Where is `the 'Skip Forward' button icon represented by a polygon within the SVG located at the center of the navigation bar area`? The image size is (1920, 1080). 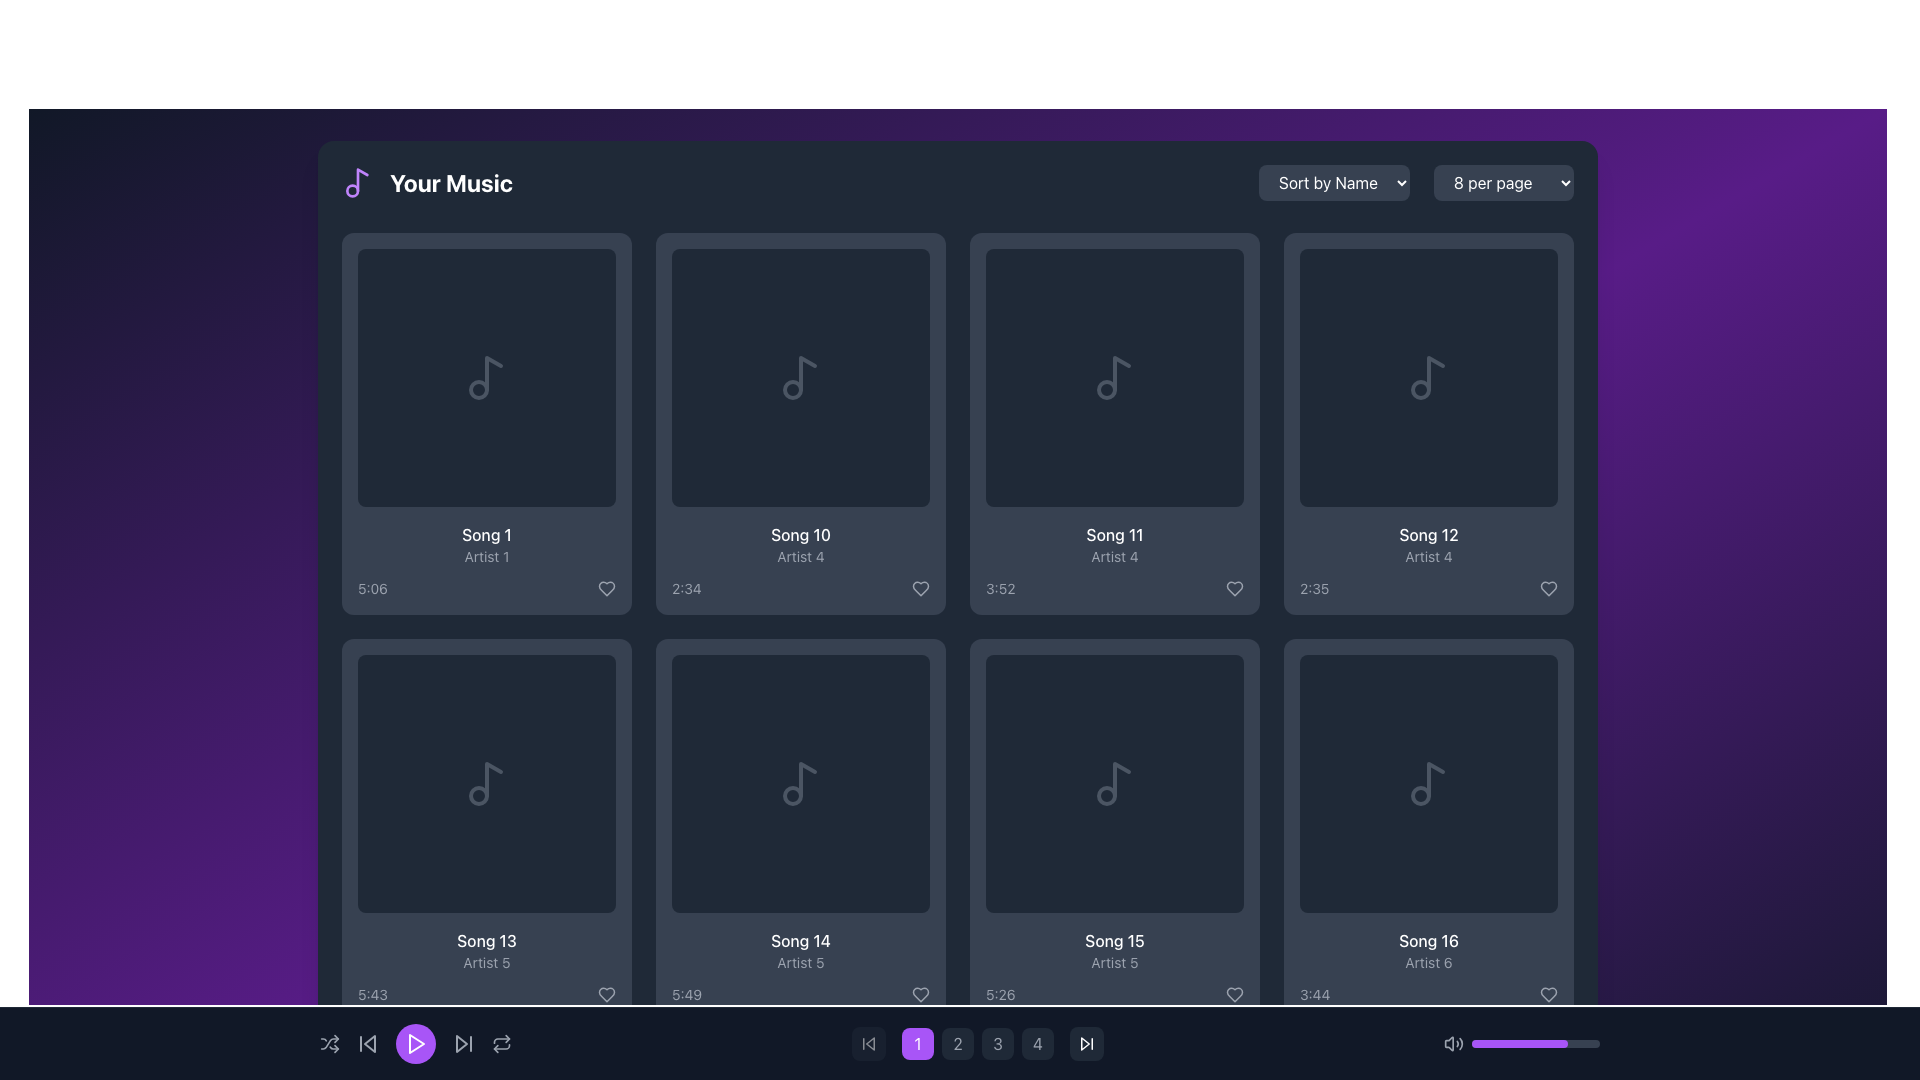 the 'Skip Forward' button icon represented by a polygon within the SVG located at the center of the navigation bar area is located at coordinates (1084, 1043).